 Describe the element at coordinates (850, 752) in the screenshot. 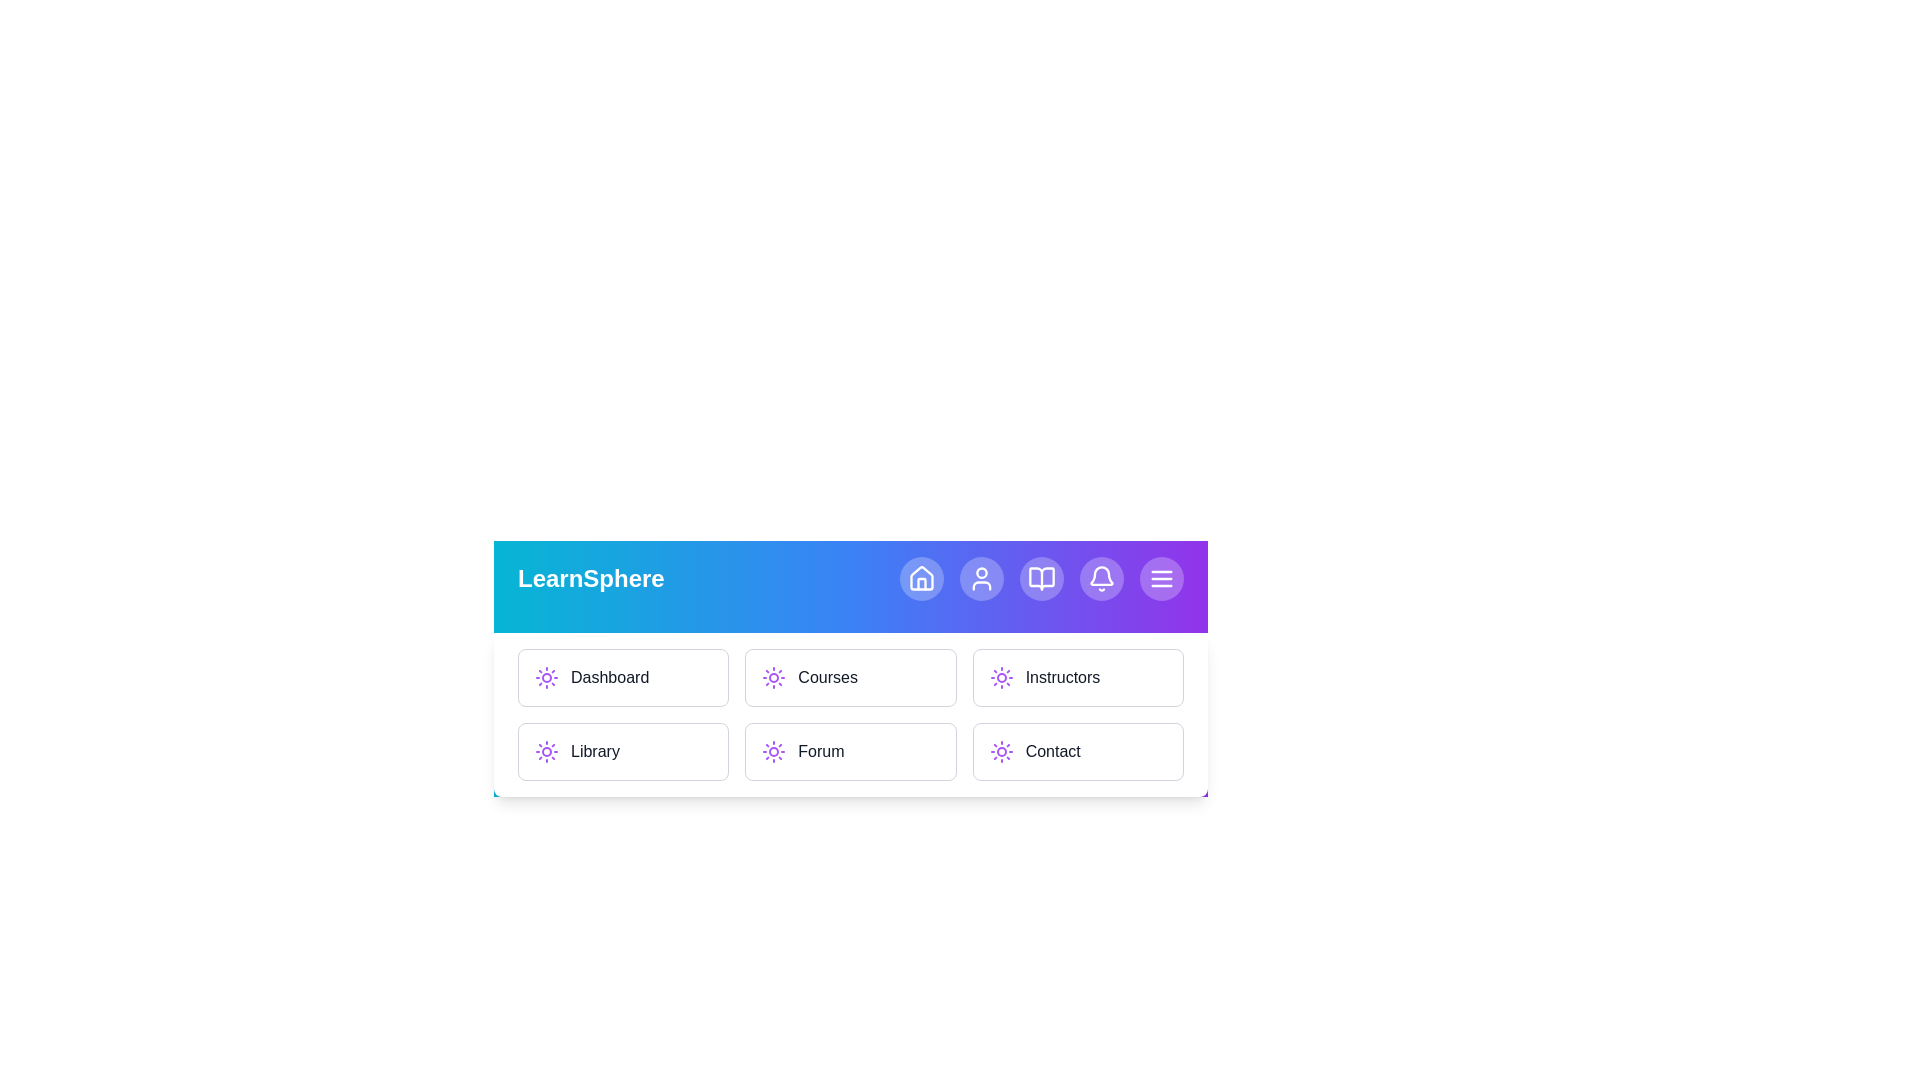

I see `the menu item Forum to navigate to the corresponding section` at that location.